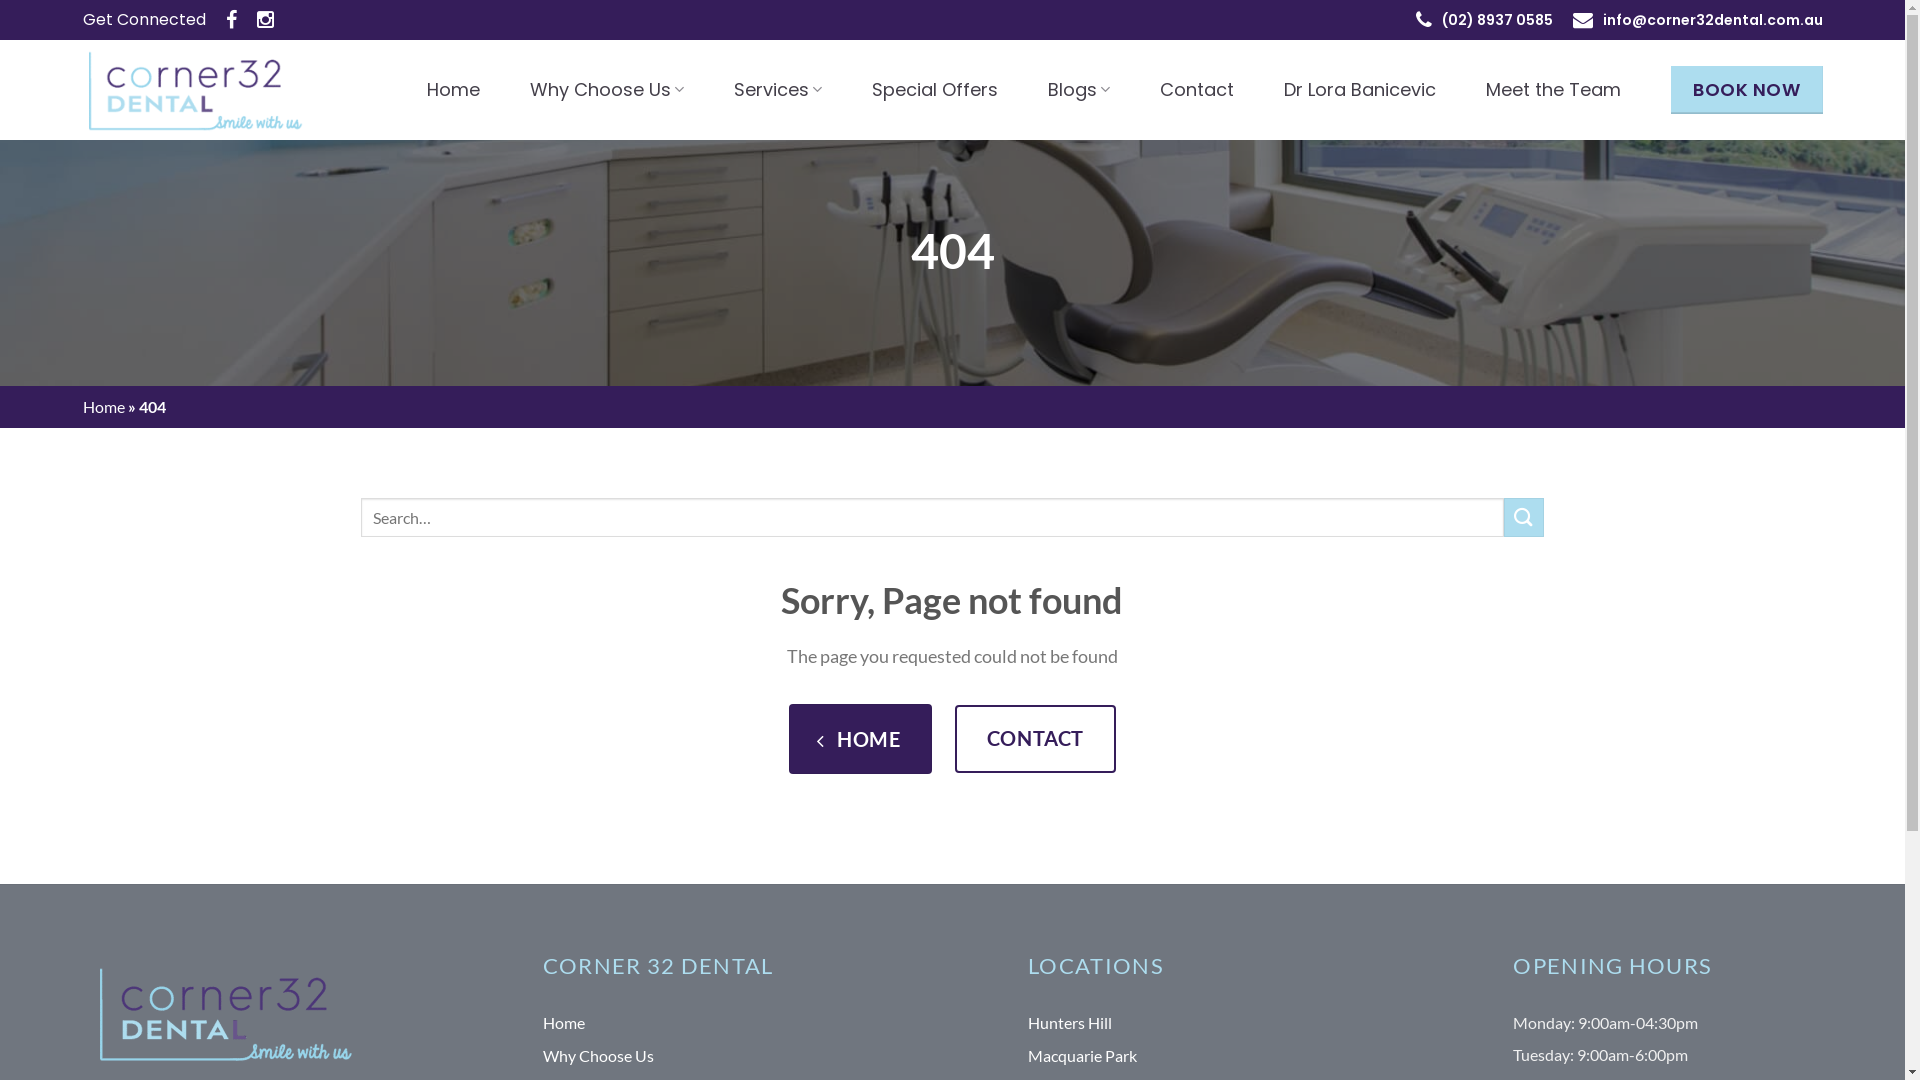  Describe the element at coordinates (80, 88) in the screenshot. I see `'Corner32'` at that location.